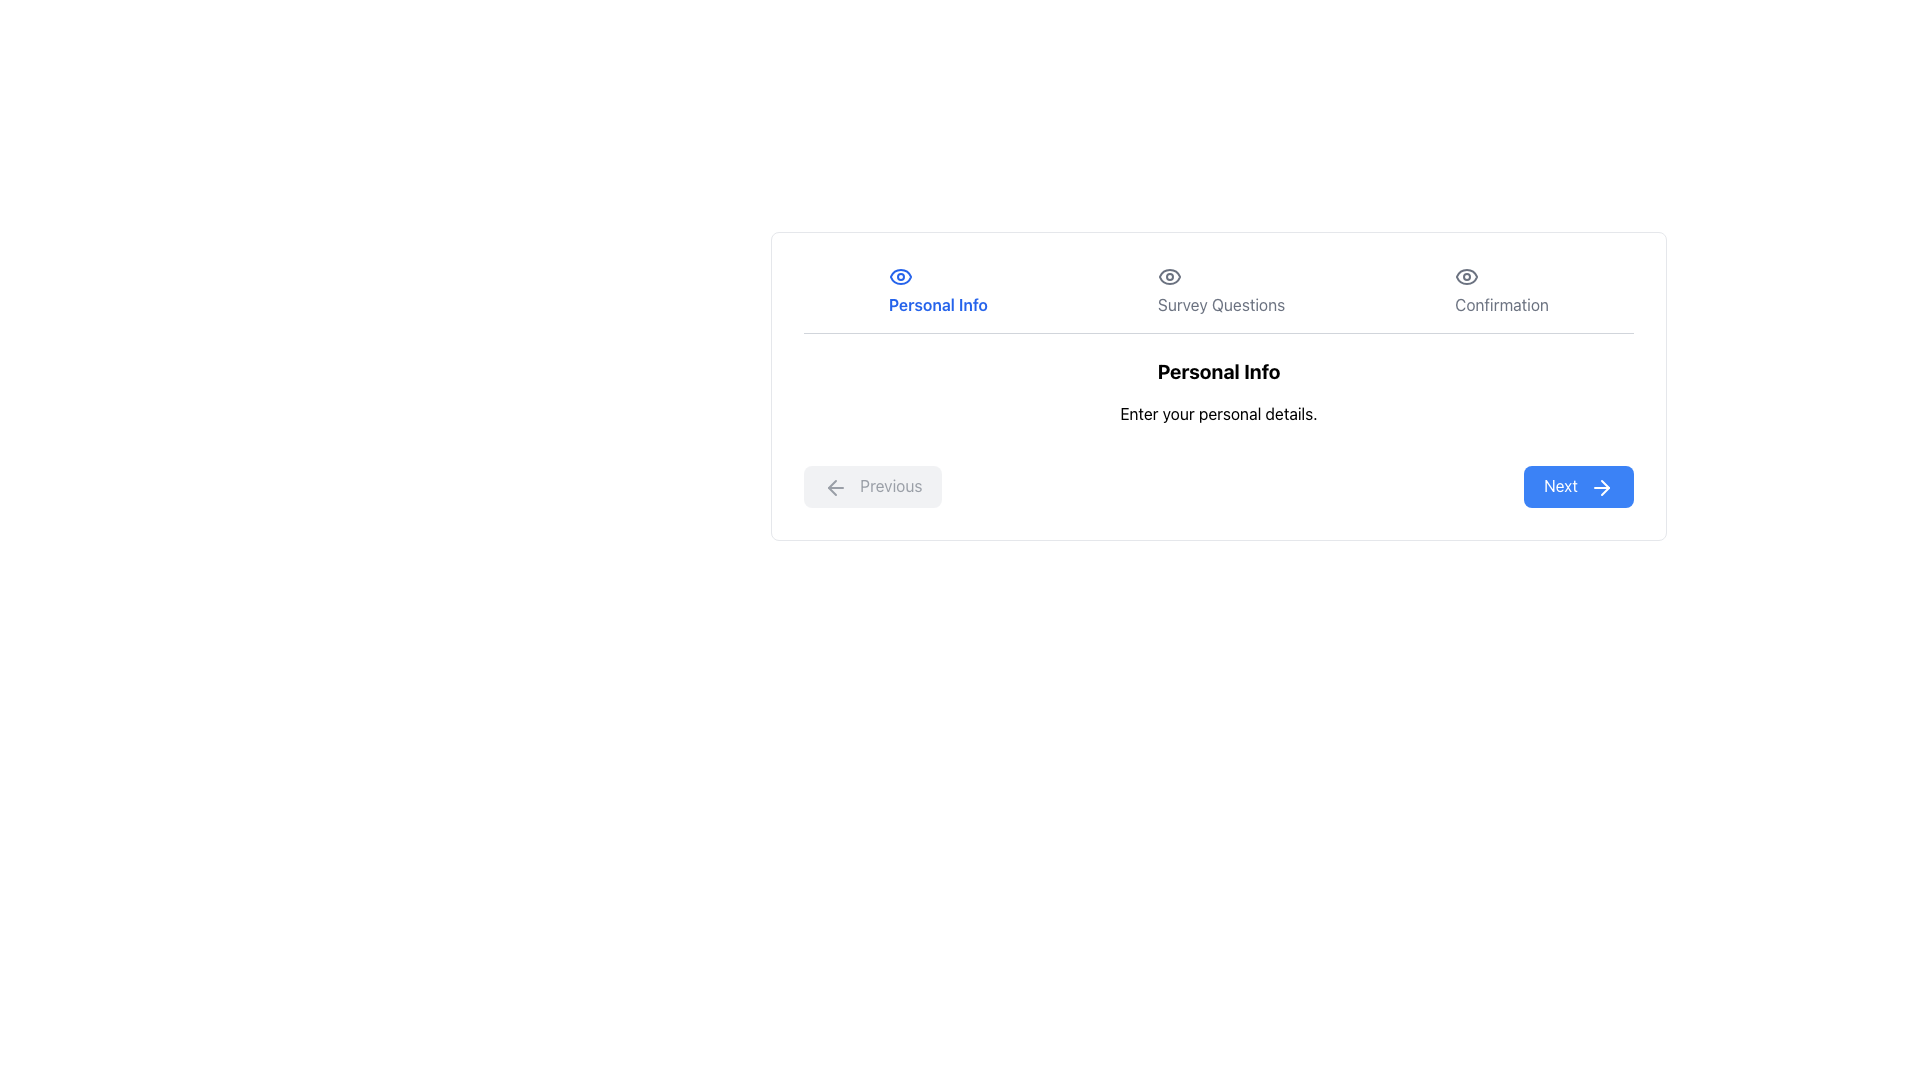 The image size is (1920, 1080). What do you see at coordinates (835, 486) in the screenshot?
I see `the left-pointing arrow icon located in the left section of the 'Previous' button at the bottom left of the form interface` at bounding box center [835, 486].